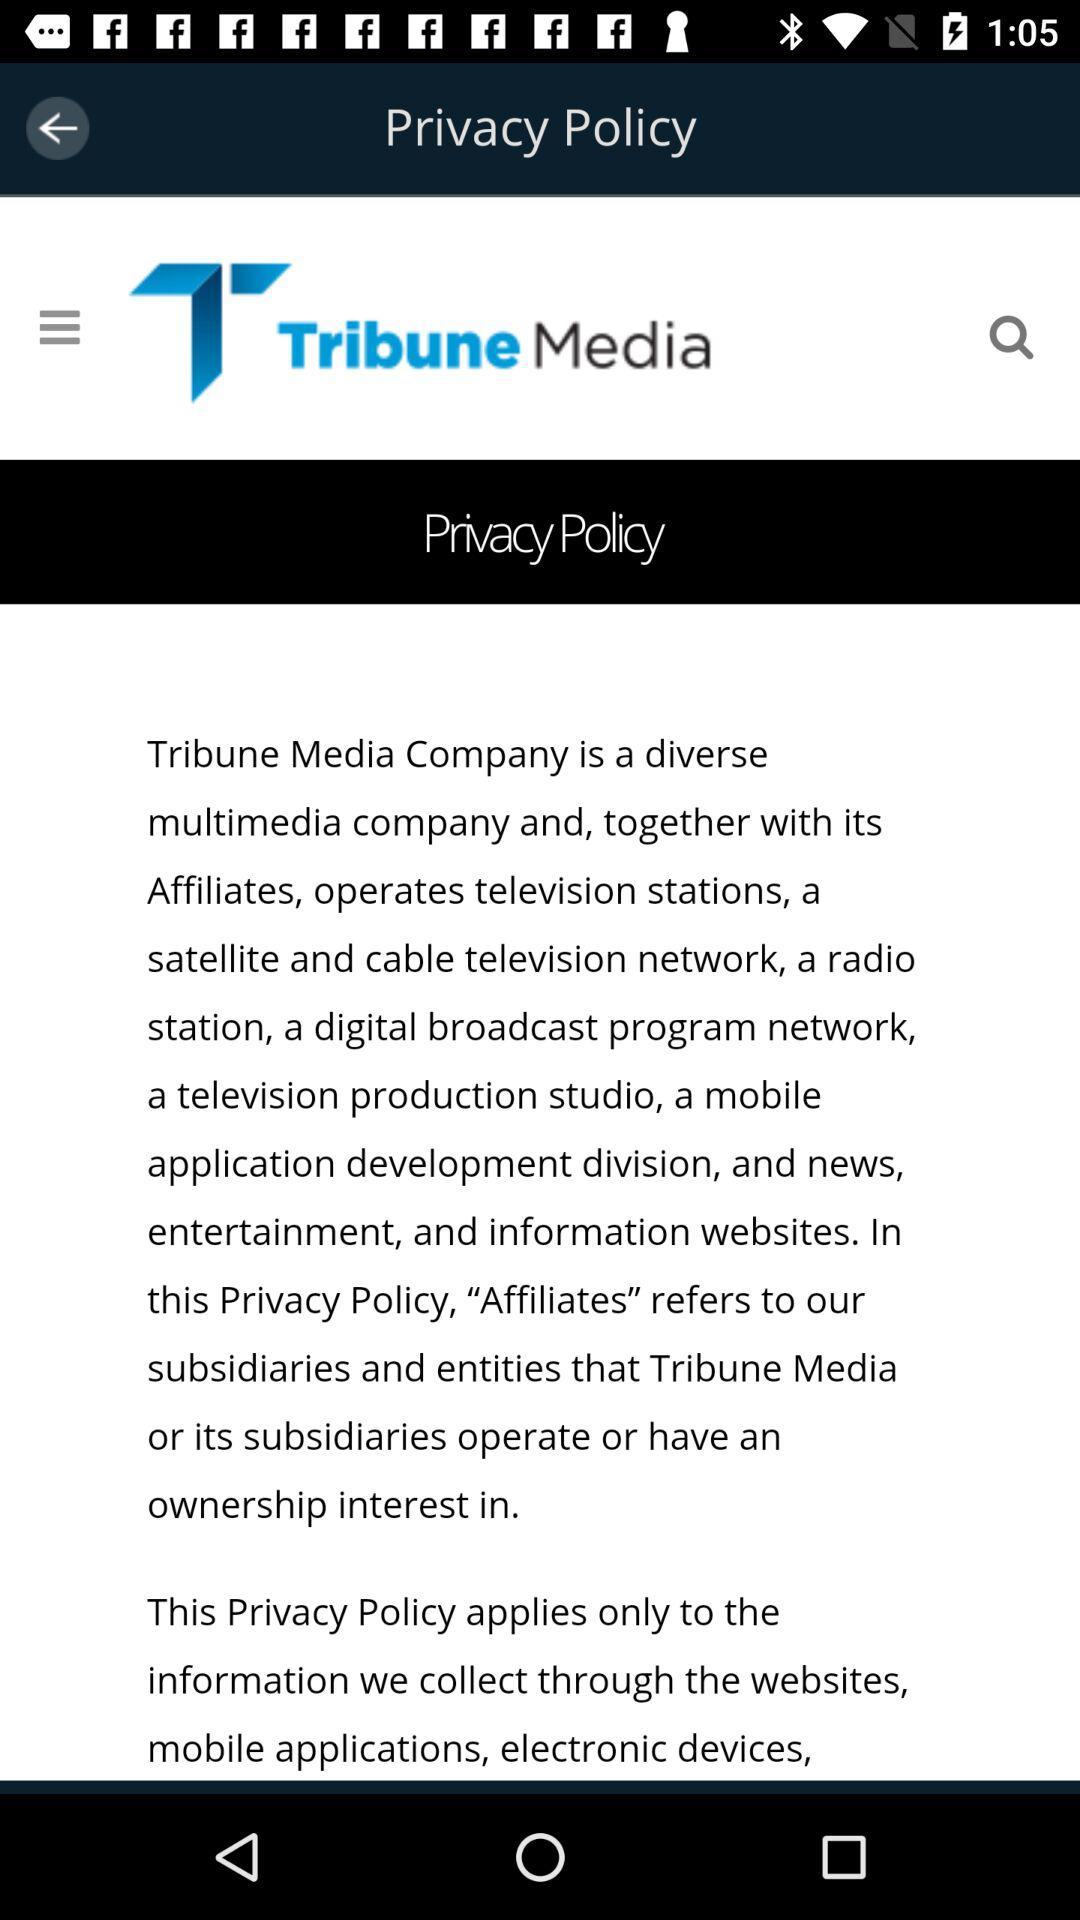  Describe the element at coordinates (56, 127) in the screenshot. I see `the arrow_backward icon` at that location.